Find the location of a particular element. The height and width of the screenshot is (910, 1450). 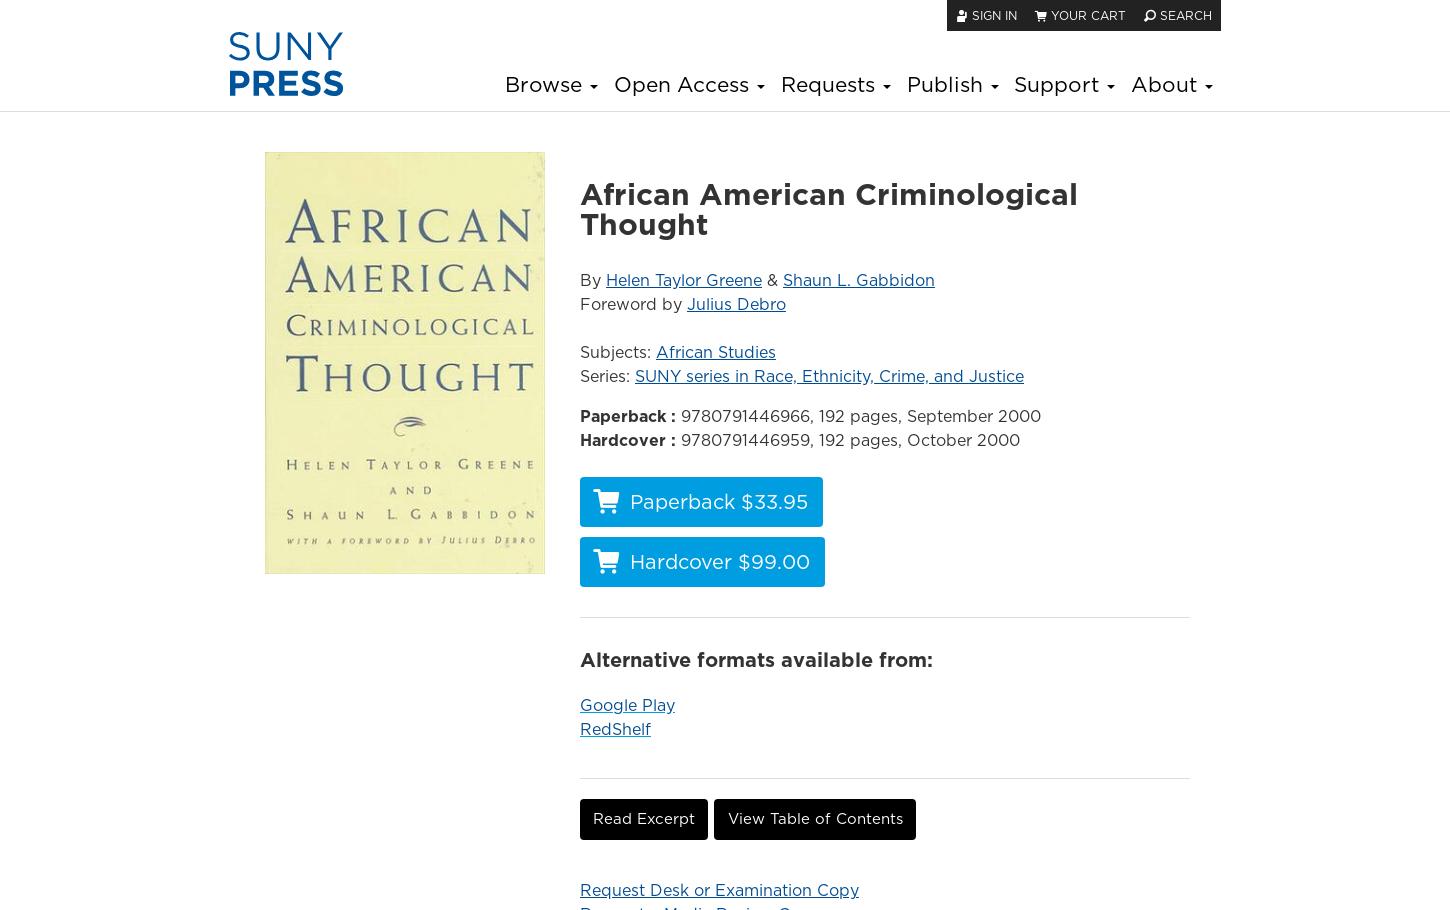

'Paperback
                            :' is located at coordinates (578, 414).